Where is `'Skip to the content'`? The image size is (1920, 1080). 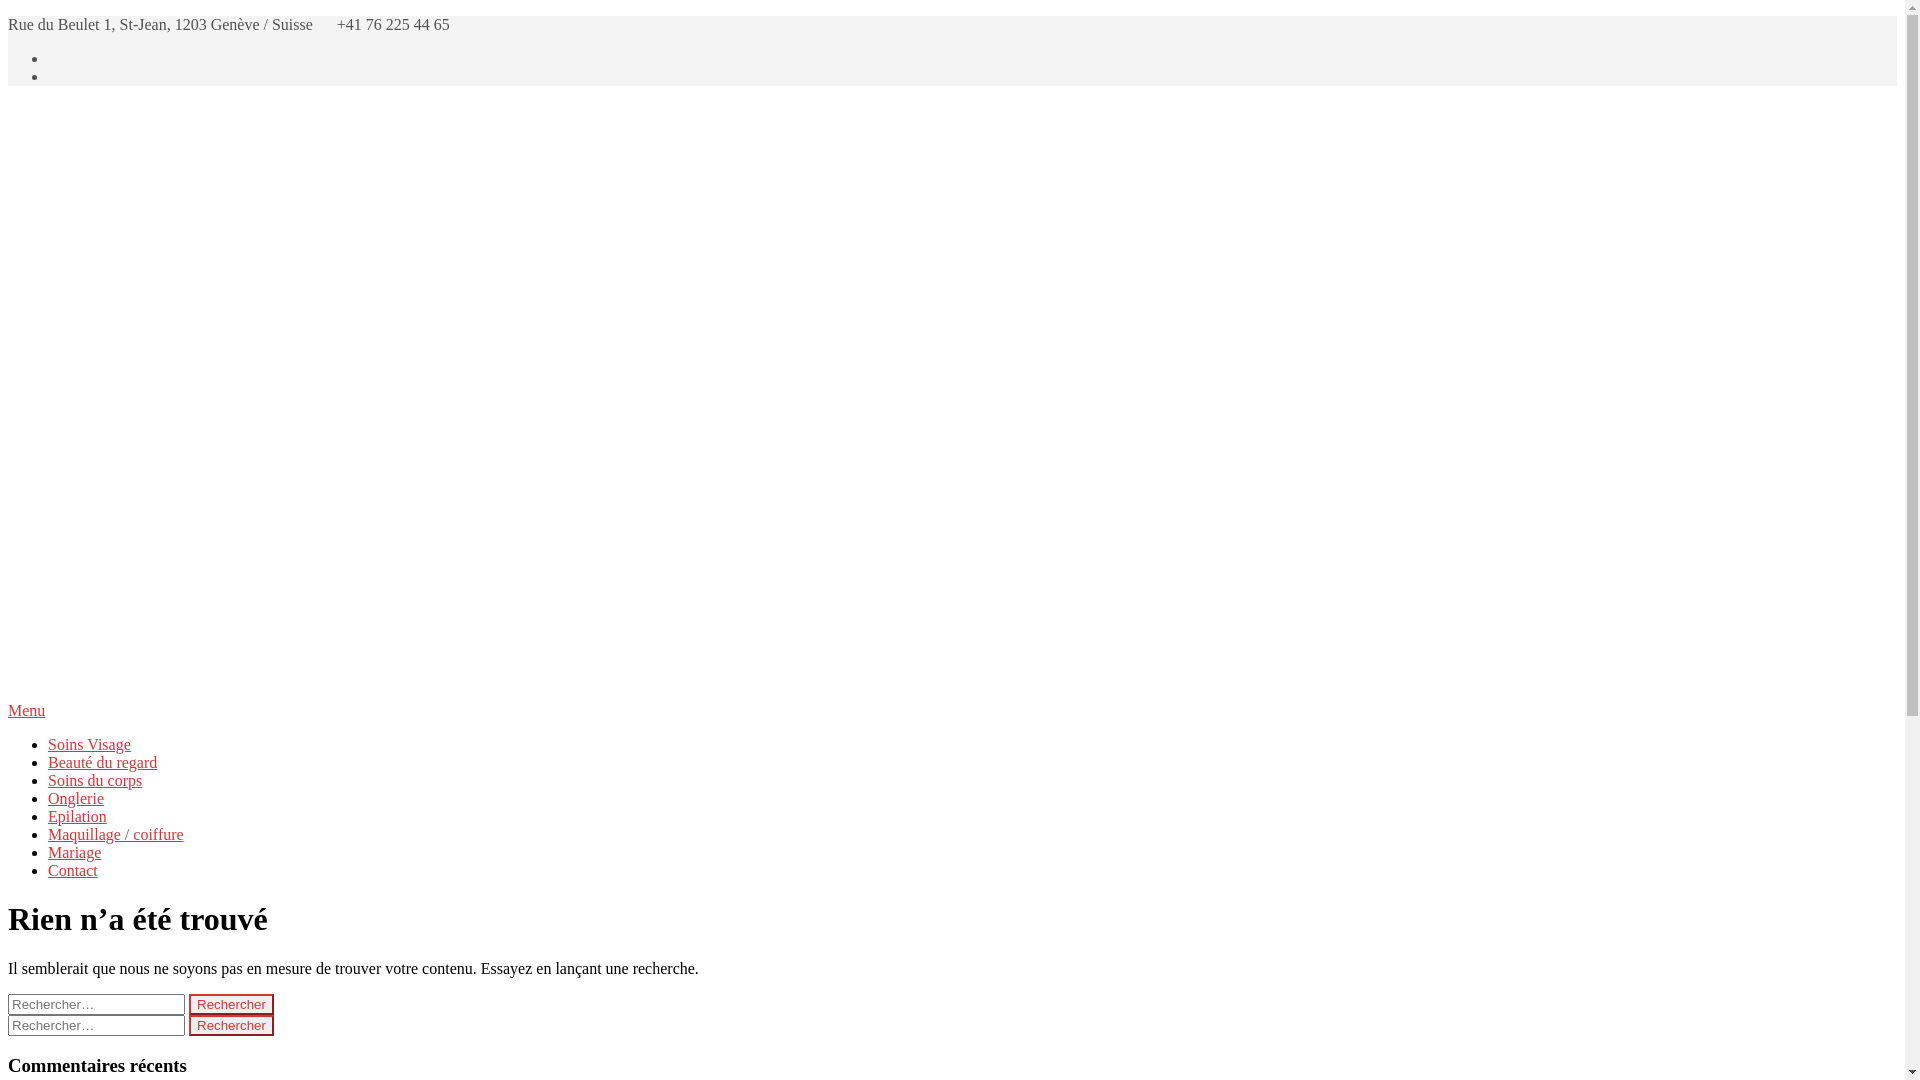 'Skip to the content' is located at coordinates (7, 15).